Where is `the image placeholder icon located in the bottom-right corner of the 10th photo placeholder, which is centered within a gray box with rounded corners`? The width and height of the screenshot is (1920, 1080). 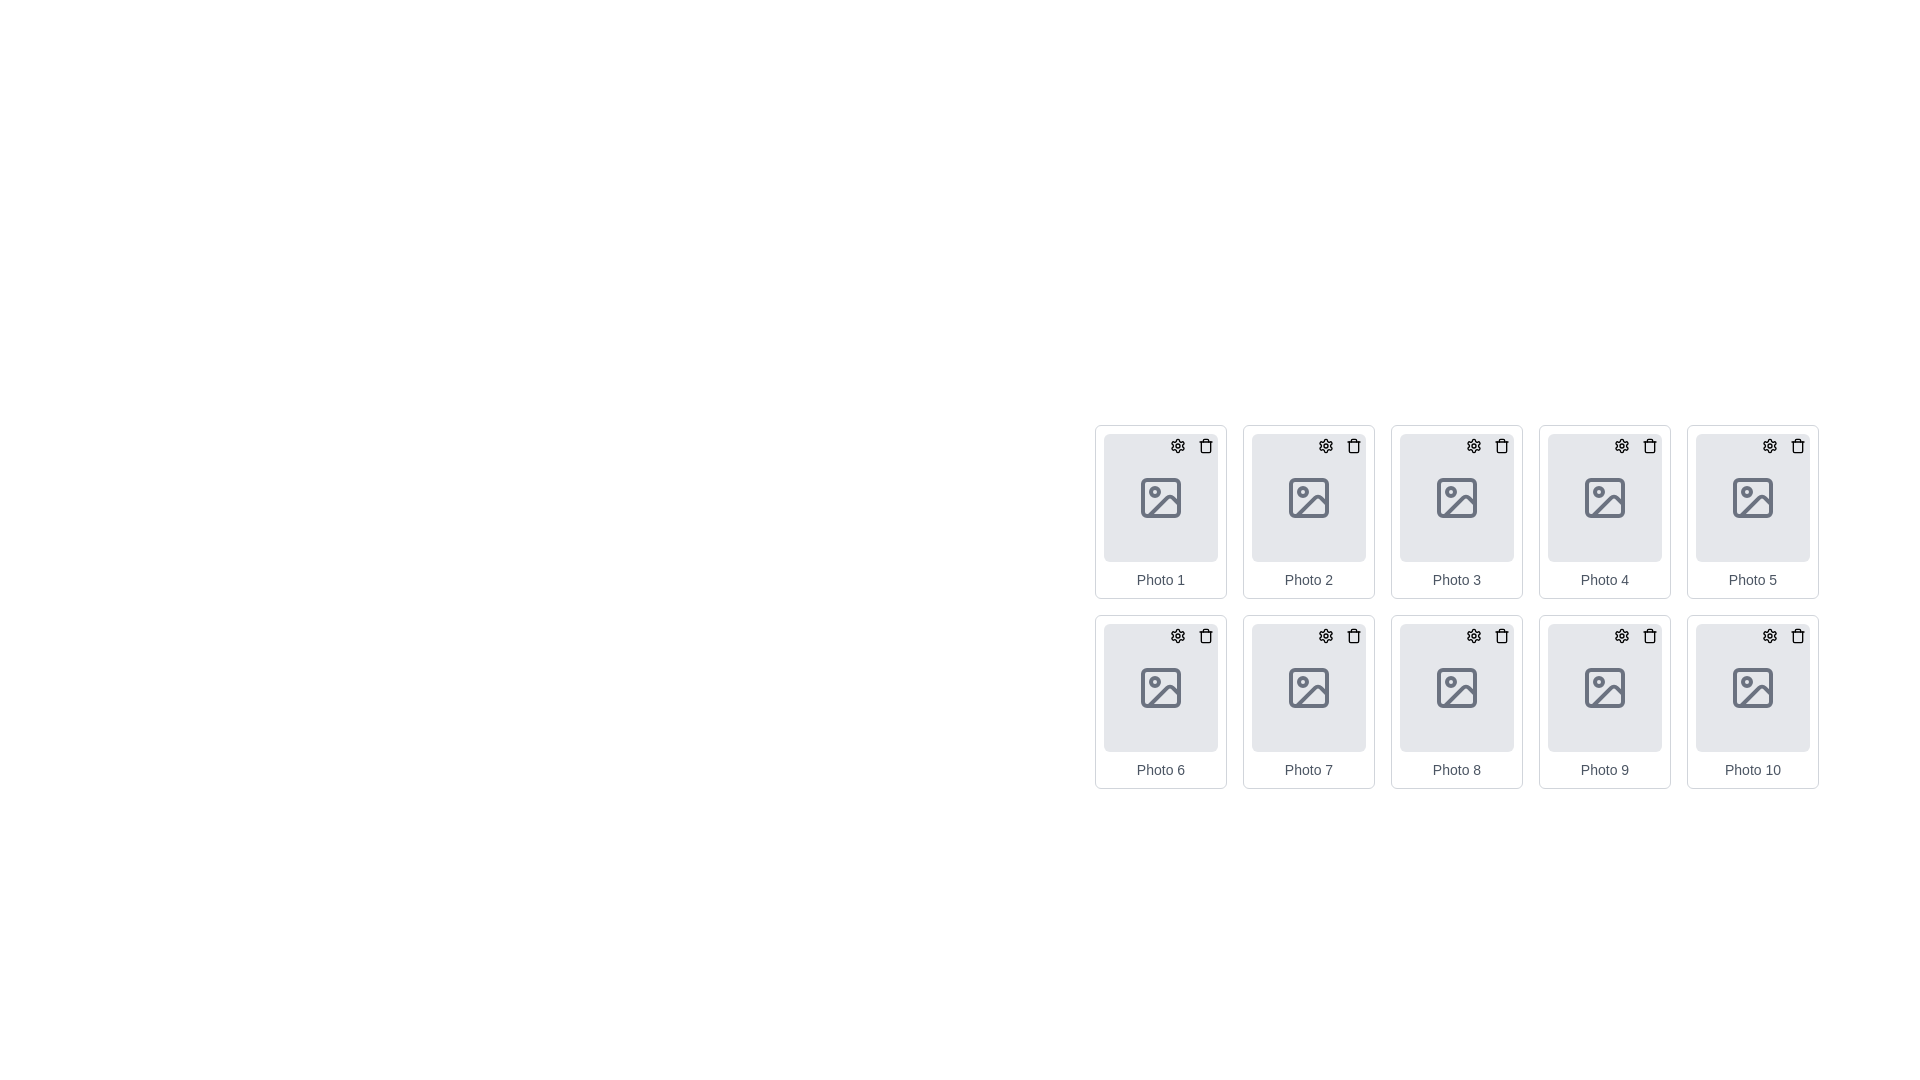
the image placeholder icon located in the bottom-right corner of the 10th photo placeholder, which is centered within a gray box with rounded corners is located at coordinates (1751, 686).